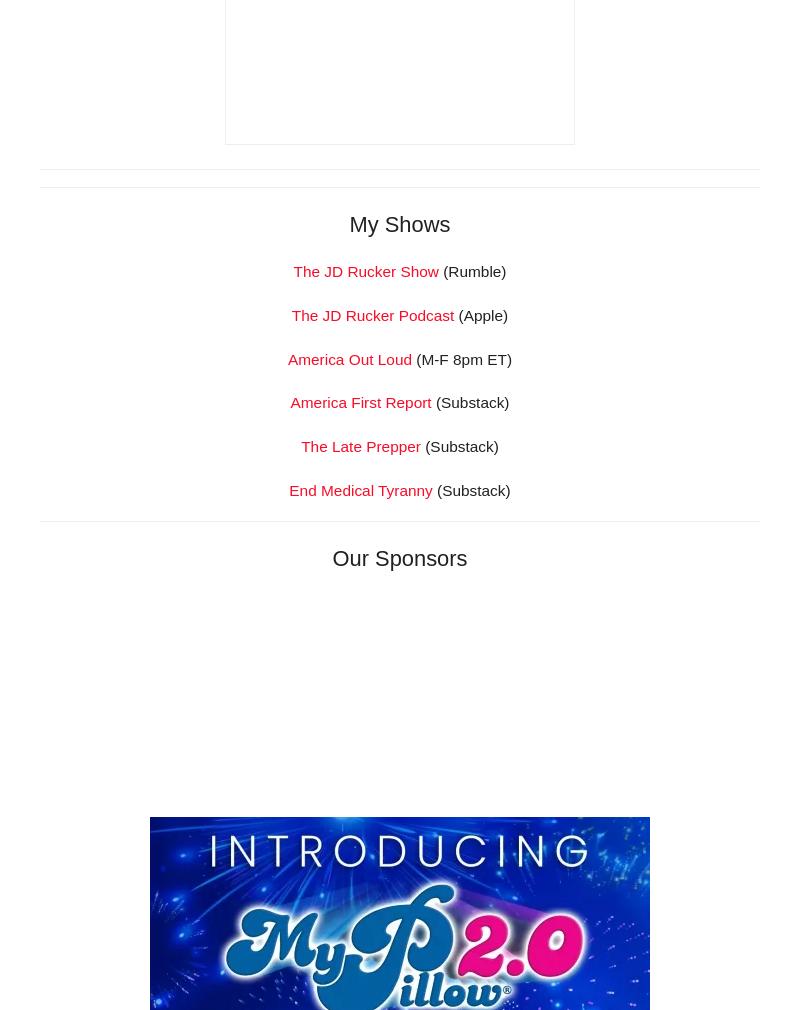 This screenshot has height=1010, width=800. Describe the element at coordinates (289, 770) in the screenshot. I see `'End Medical Tyranny'` at that location.